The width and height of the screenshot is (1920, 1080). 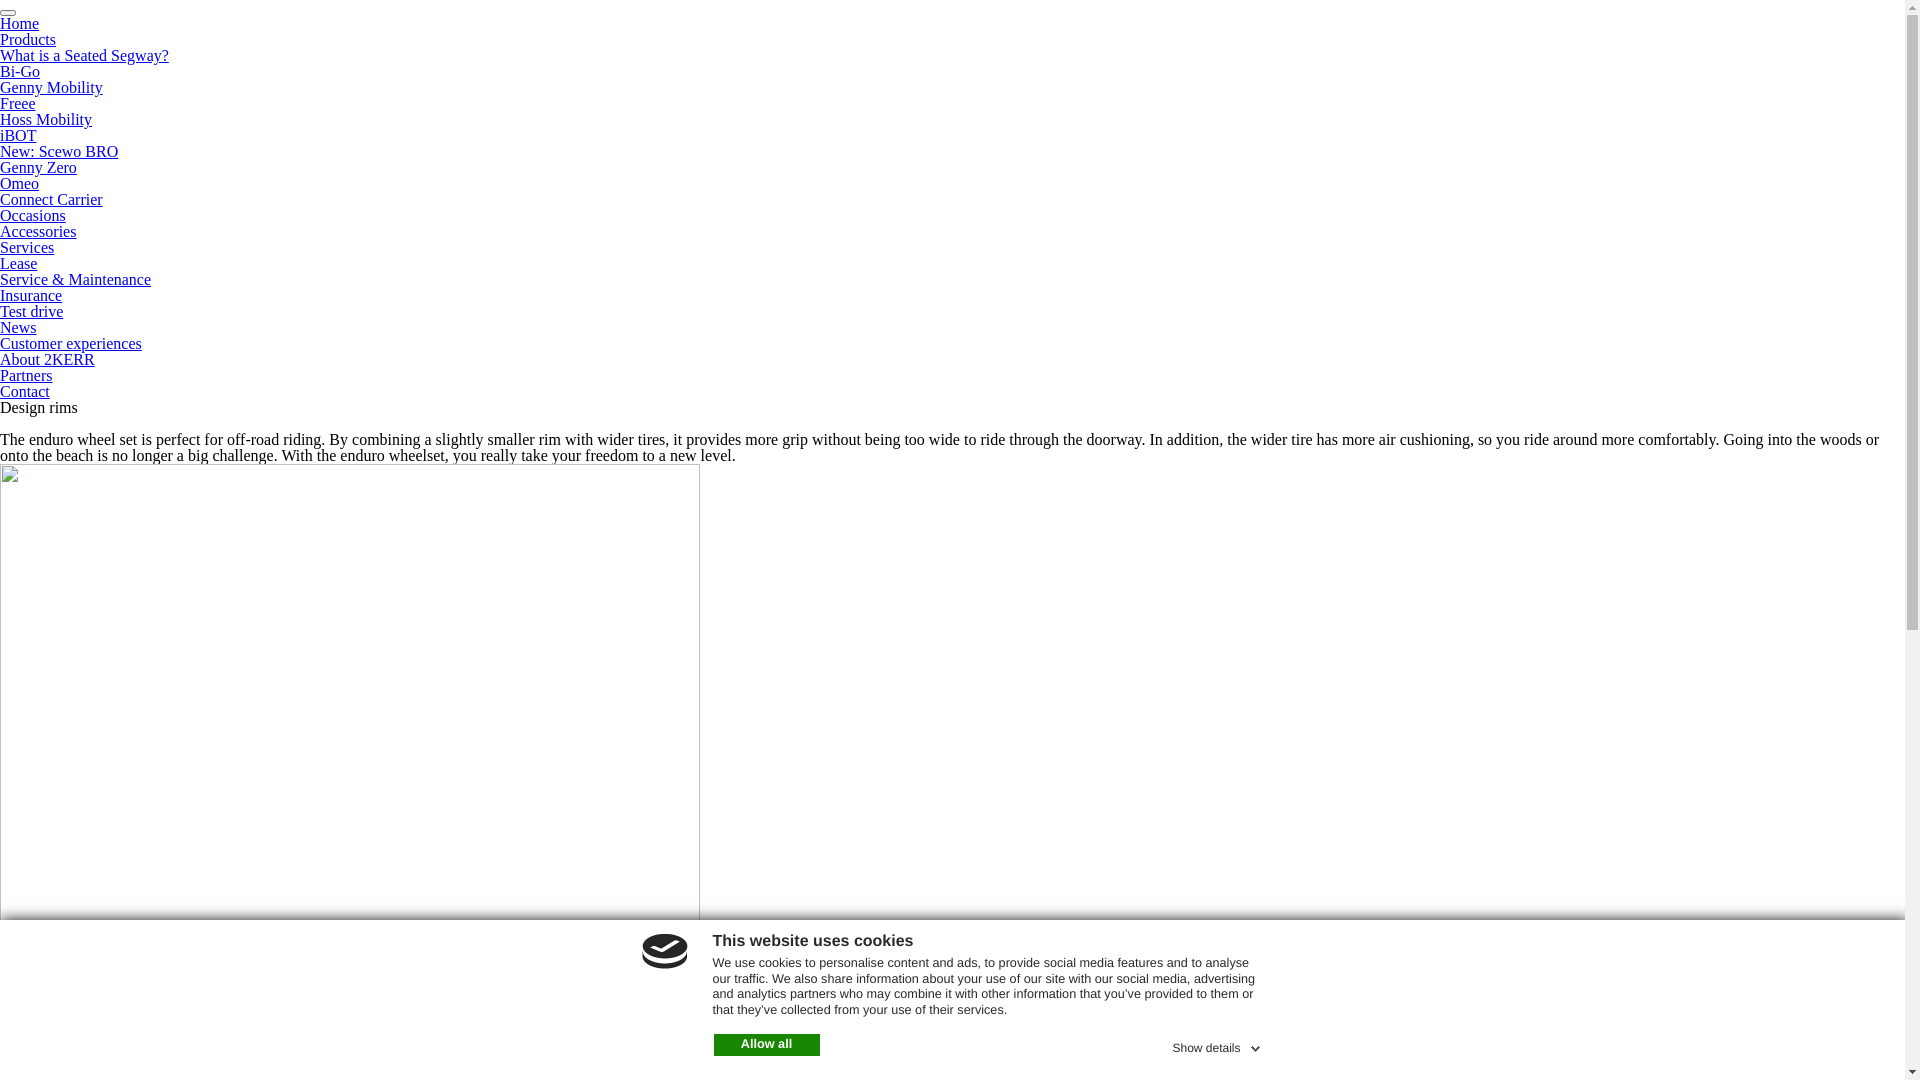 I want to click on 'Partners', so click(x=25, y=375).